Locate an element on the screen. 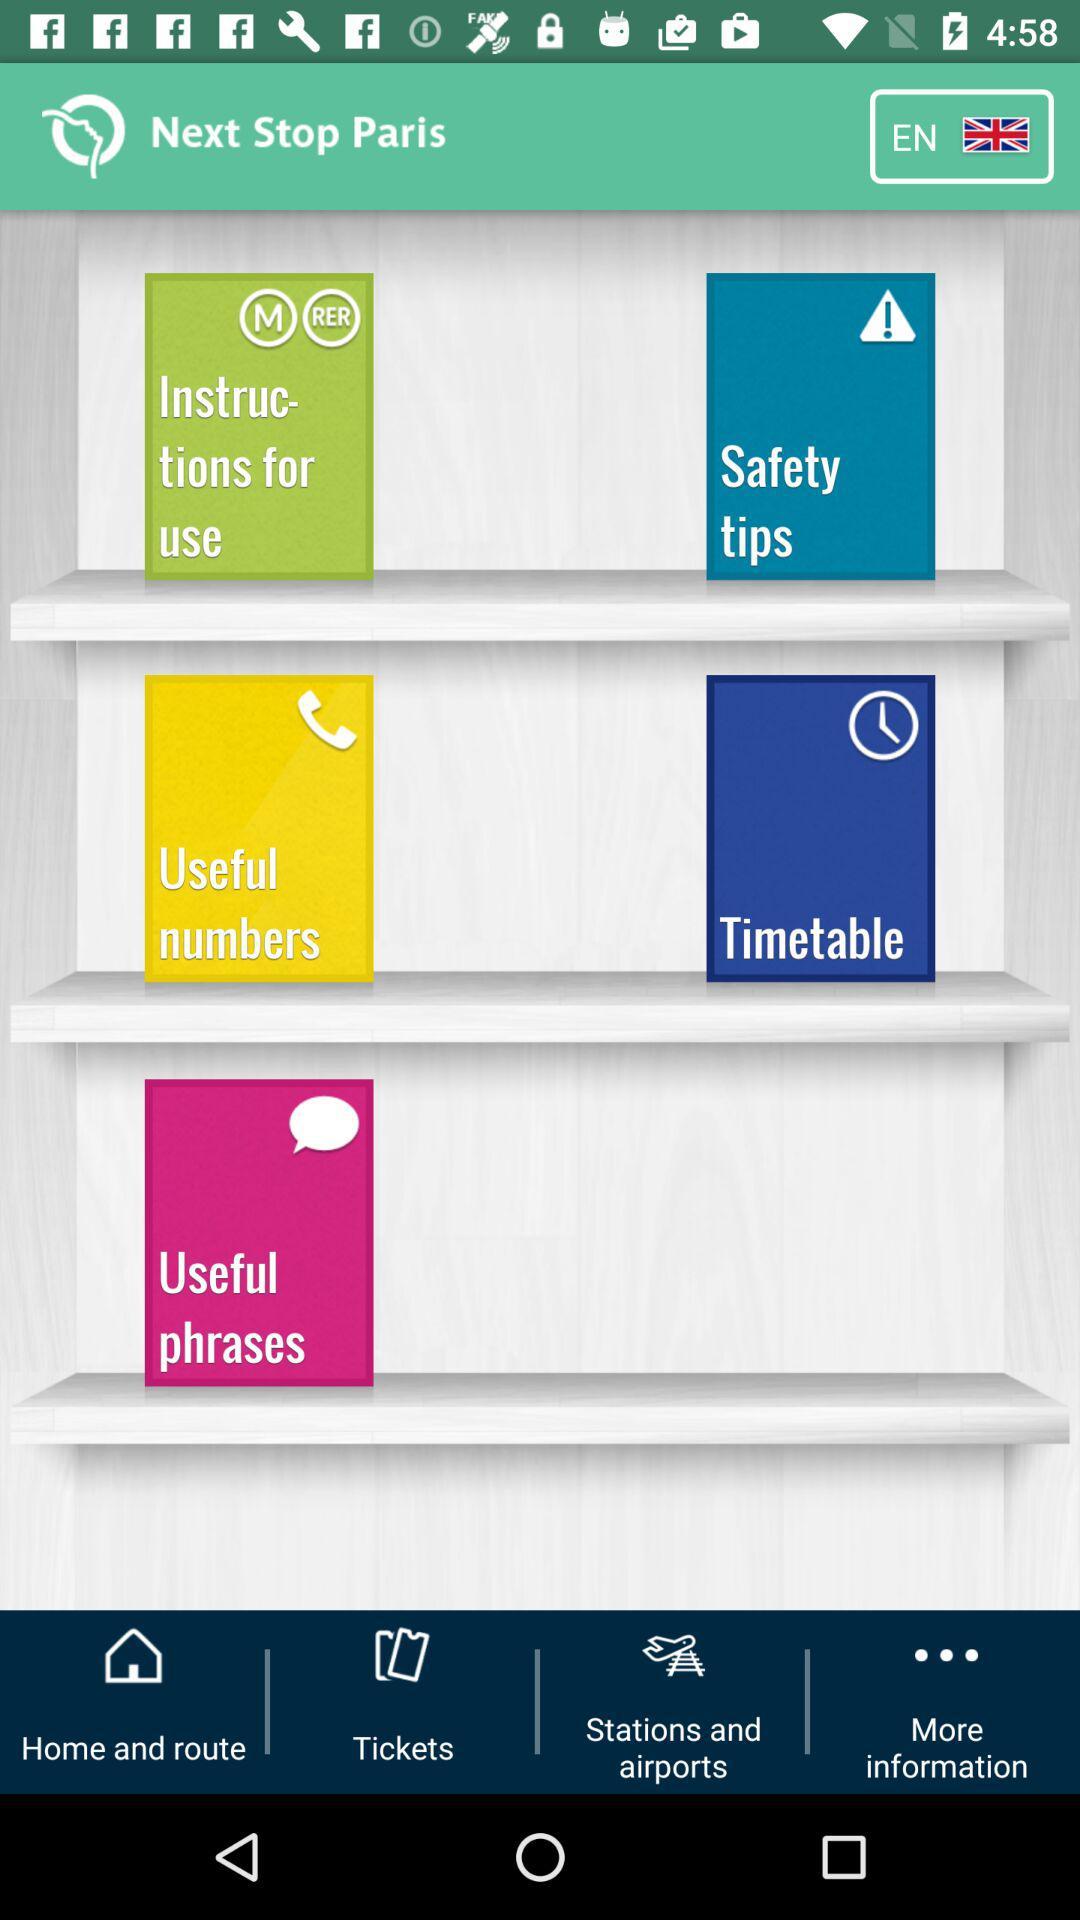 This screenshot has height=1920, width=1080. the useful phrases is located at coordinates (258, 1241).